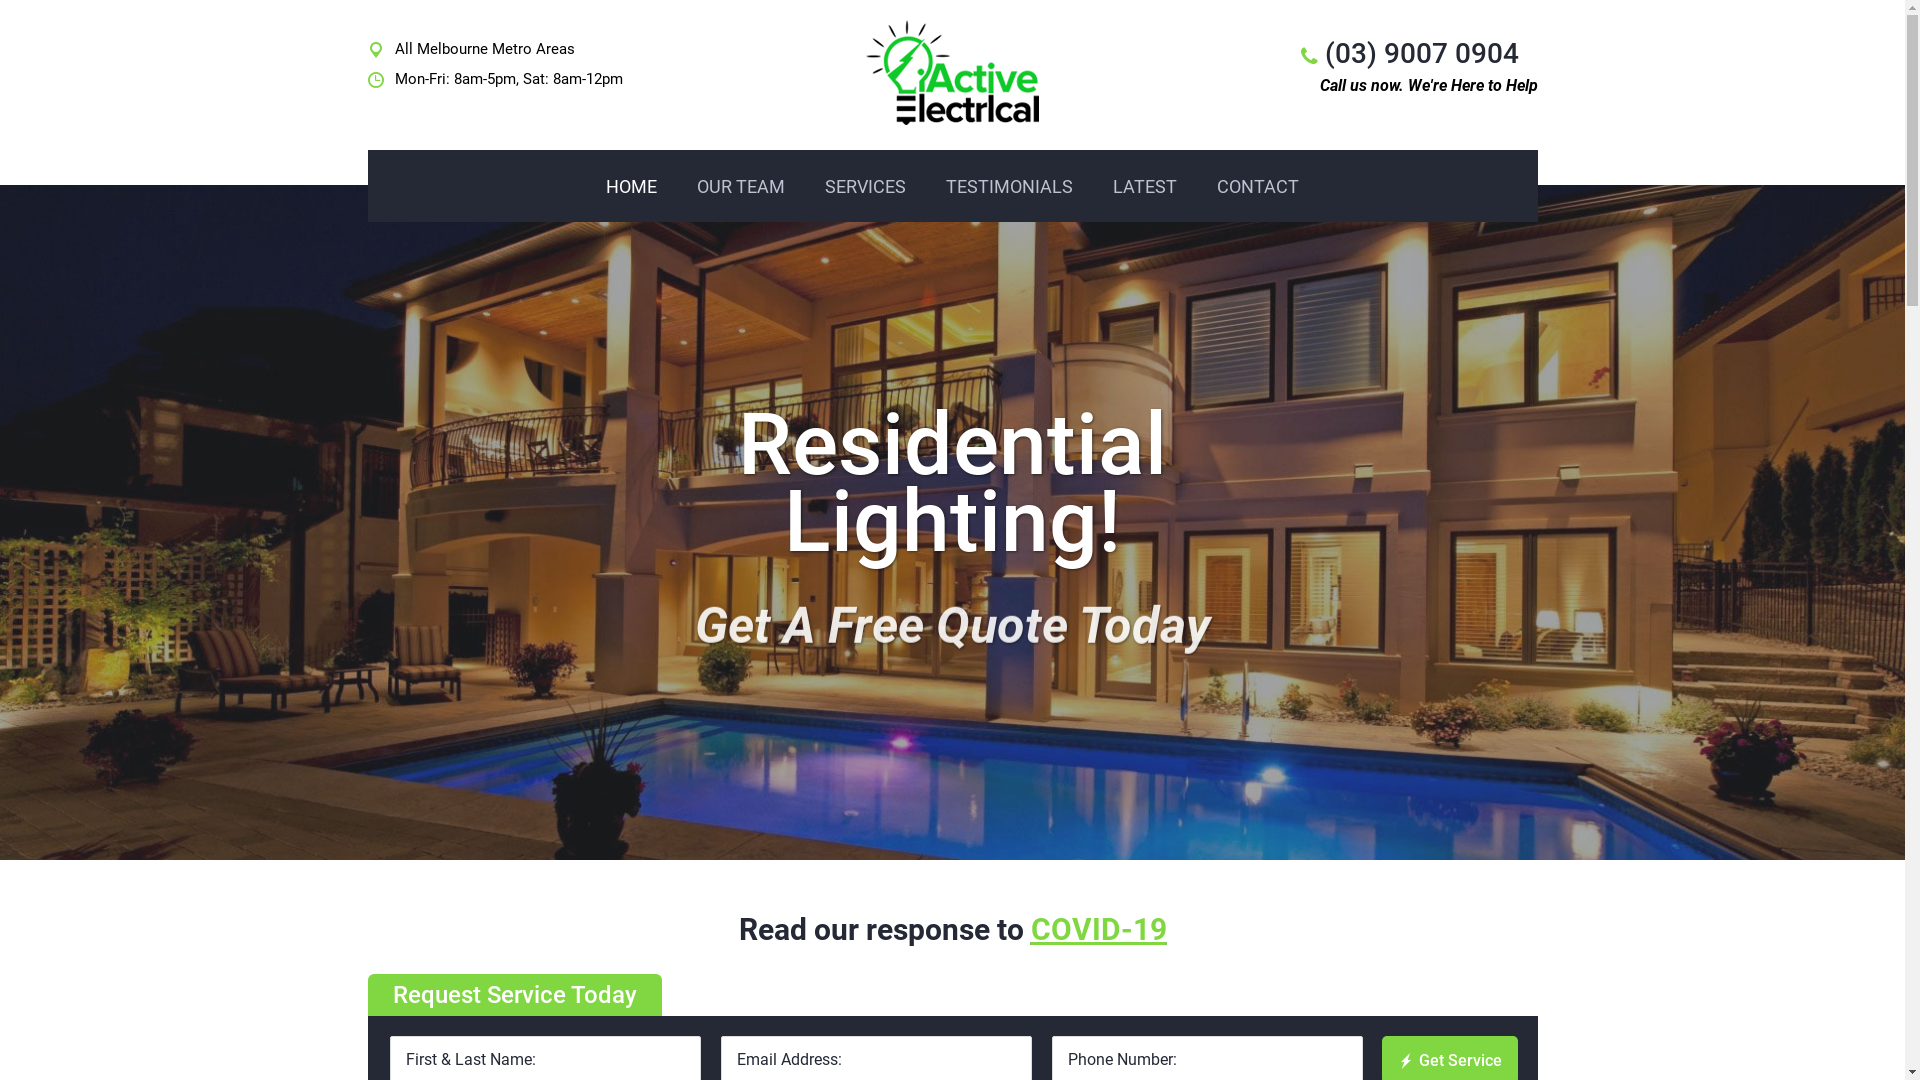  What do you see at coordinates (1009, 186) in the screenshot?
I see `'TESTIMONIALS'` at bounding box center [1009, 186].